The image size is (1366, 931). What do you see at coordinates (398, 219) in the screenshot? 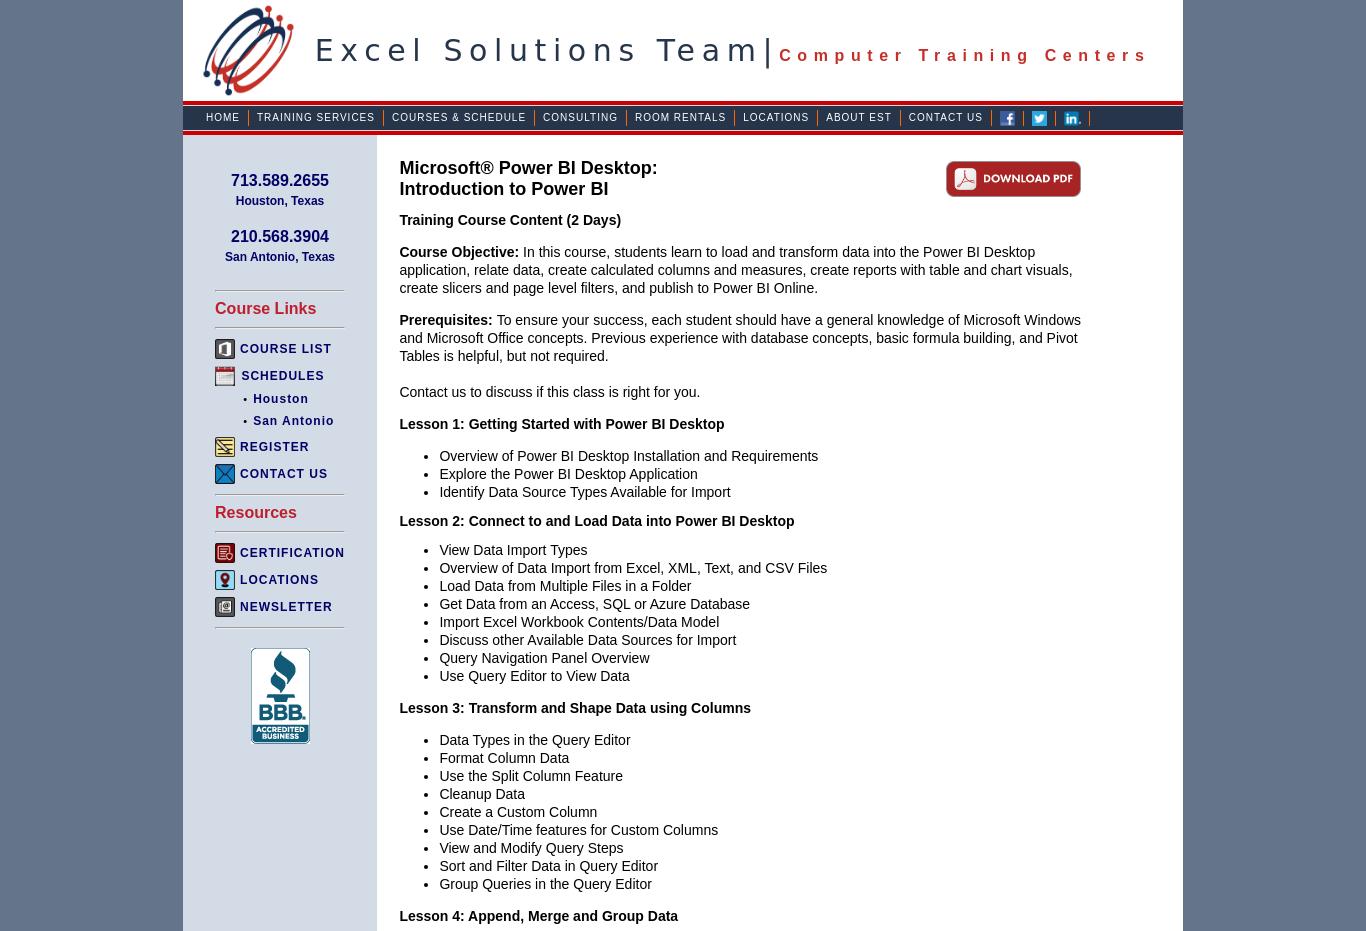
I see `'Training Course Content (2 Days)'` at bounding box center [398, 219].